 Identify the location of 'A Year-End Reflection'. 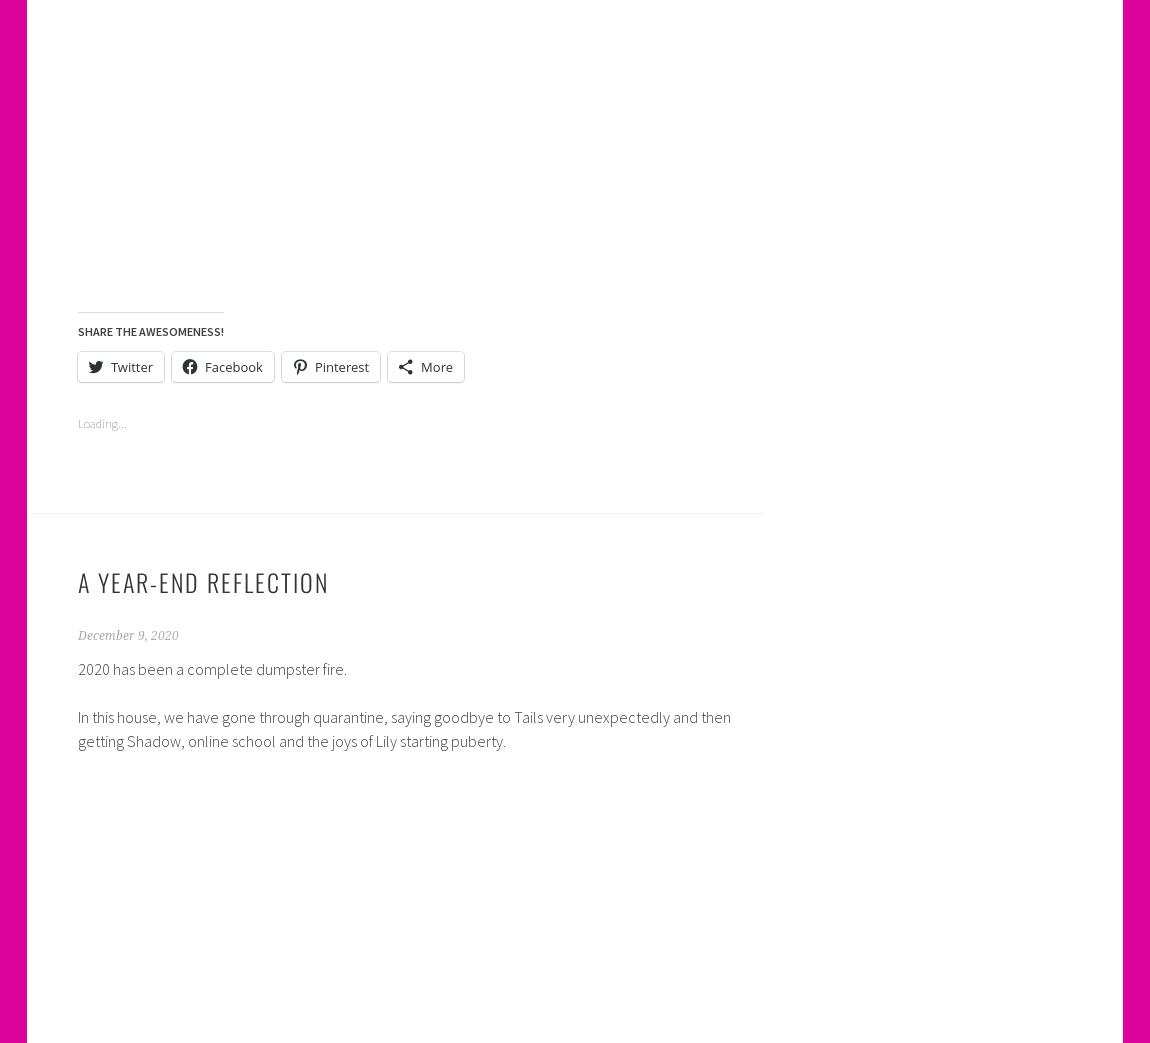
(201, 580).